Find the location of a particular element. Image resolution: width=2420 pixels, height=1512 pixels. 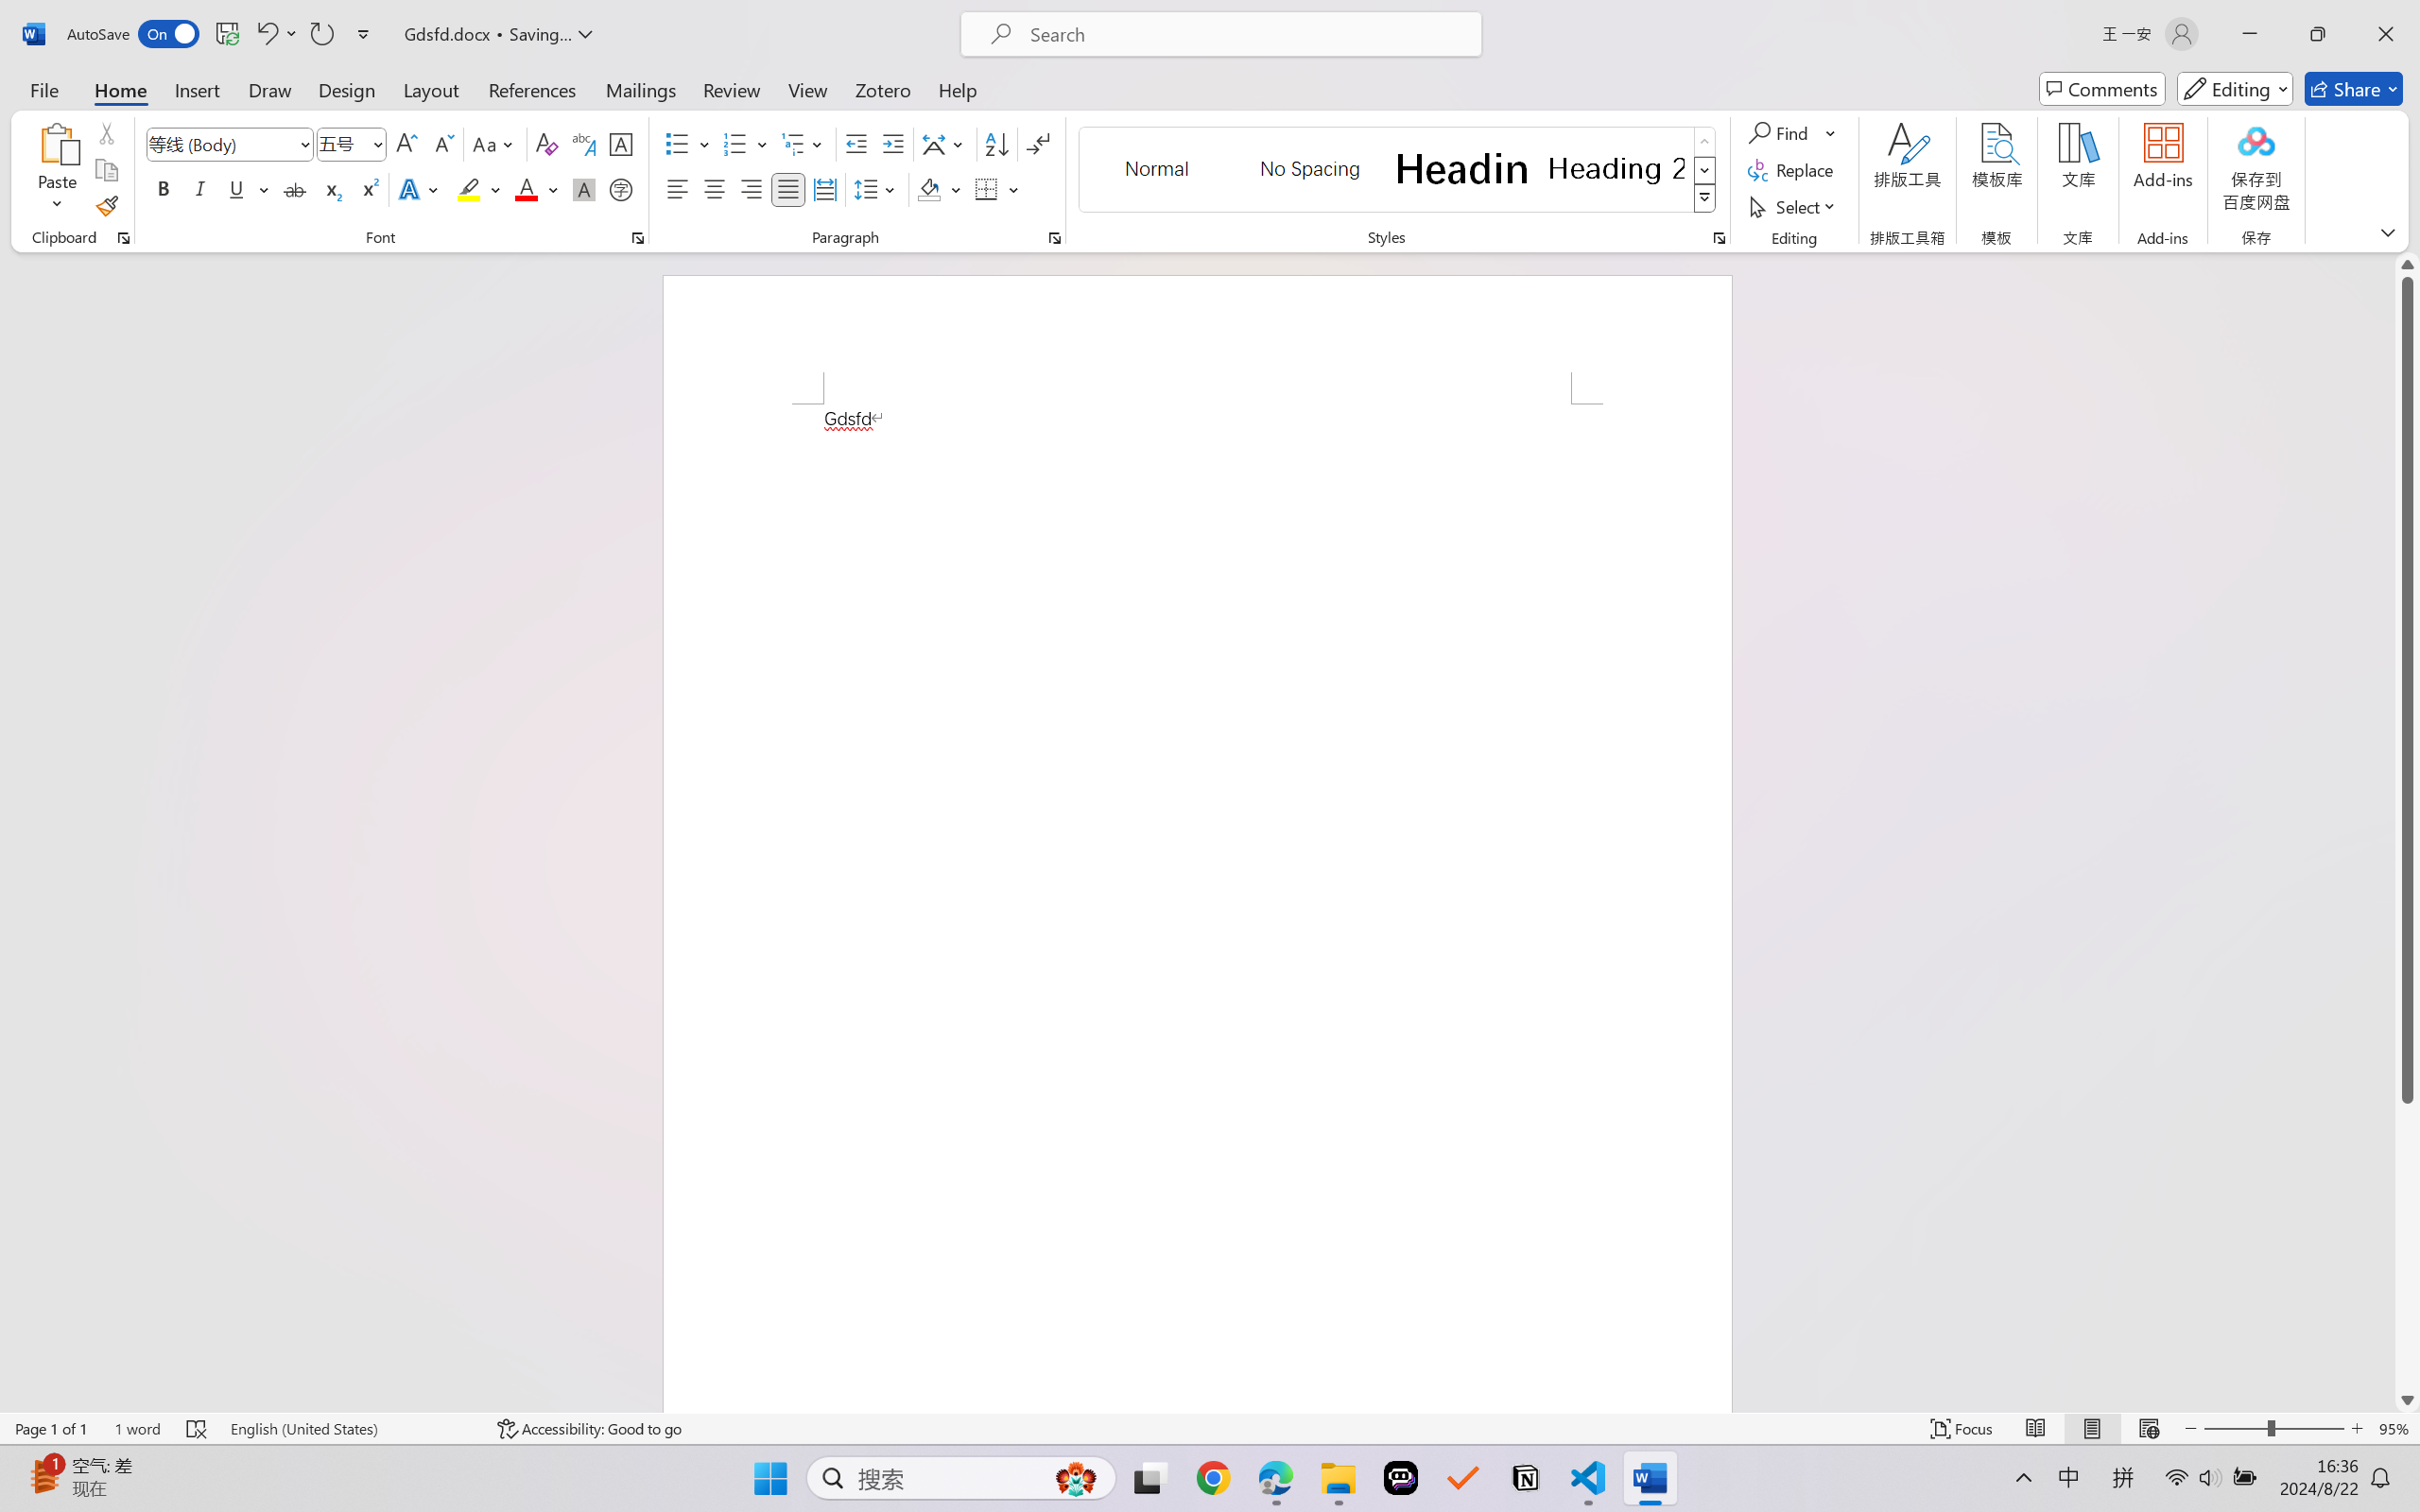

'Line up' is located at coordinates (2407, 264).